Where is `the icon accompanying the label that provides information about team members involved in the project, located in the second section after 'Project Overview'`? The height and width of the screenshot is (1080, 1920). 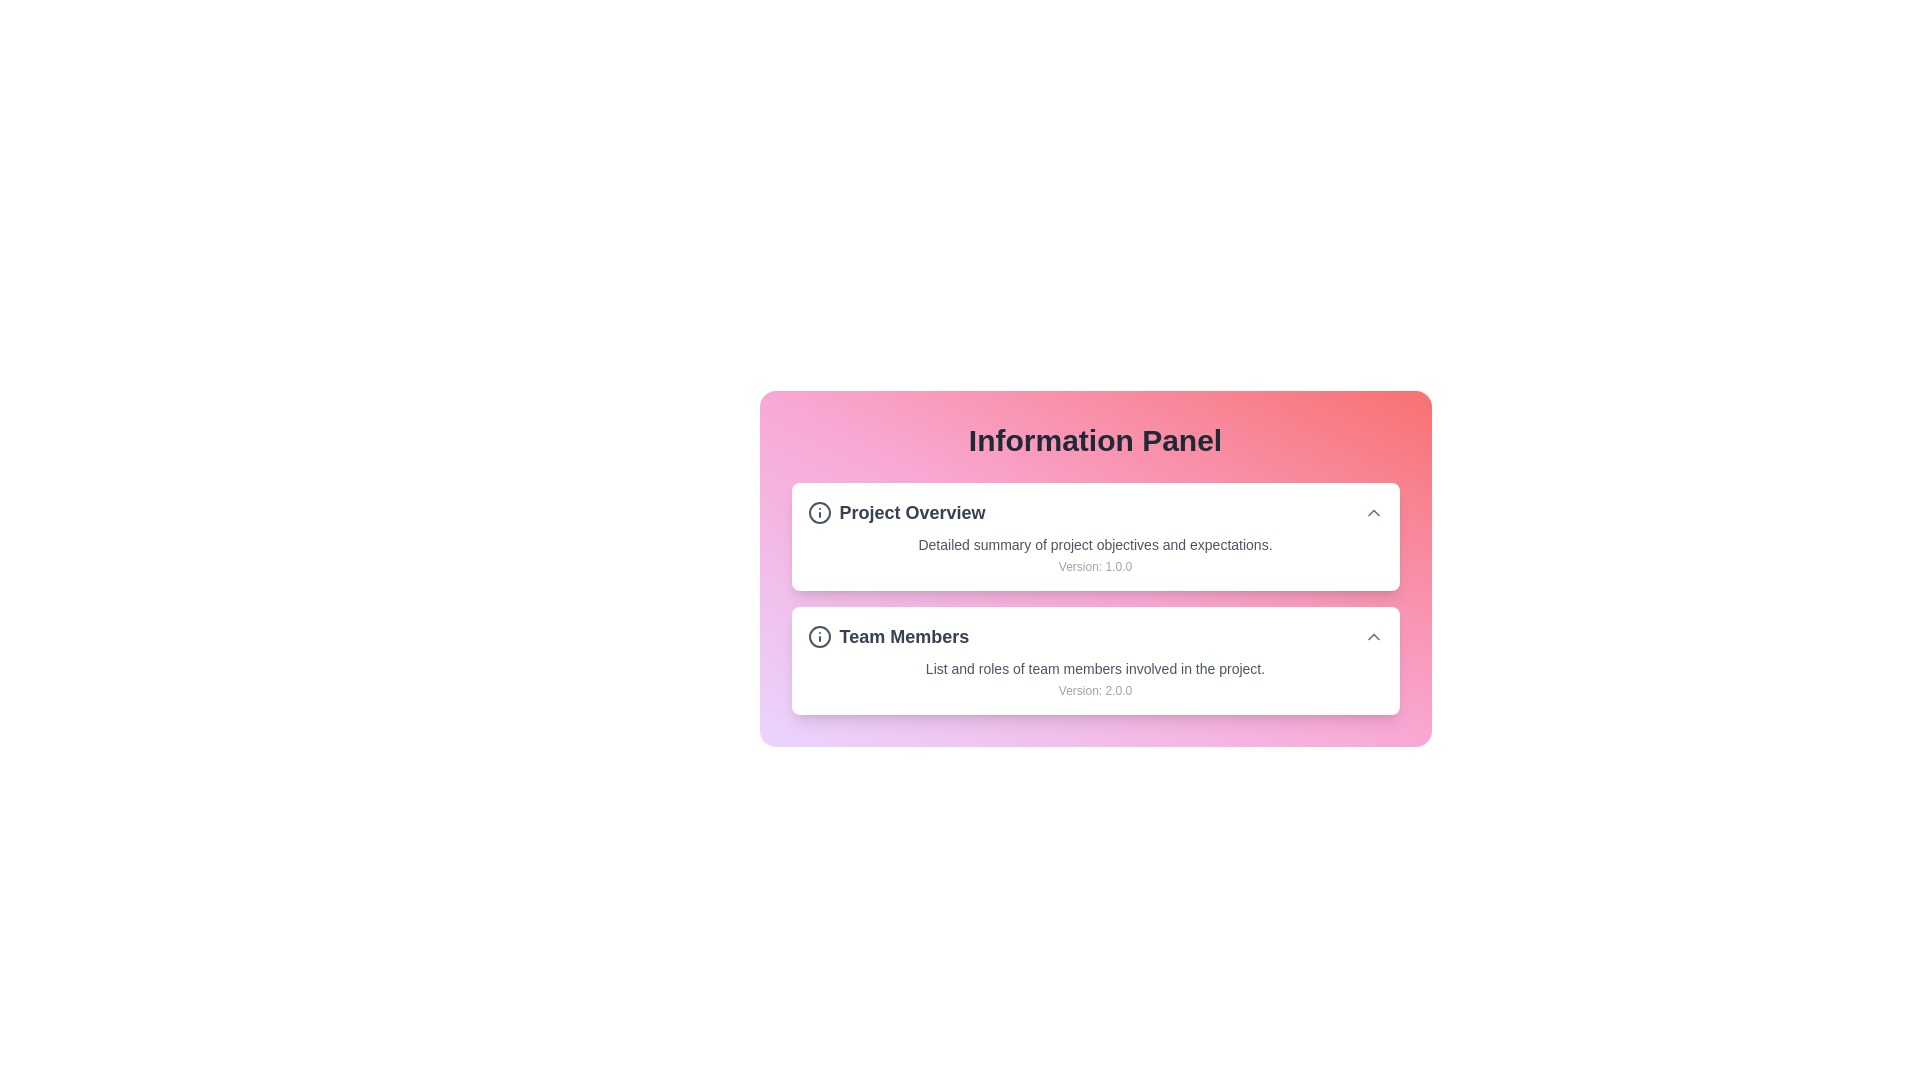
the icon accompanying the label that provides information about team members involved in the project, located in the second section after 'Project Overview' is located at coordinates (887, 636).